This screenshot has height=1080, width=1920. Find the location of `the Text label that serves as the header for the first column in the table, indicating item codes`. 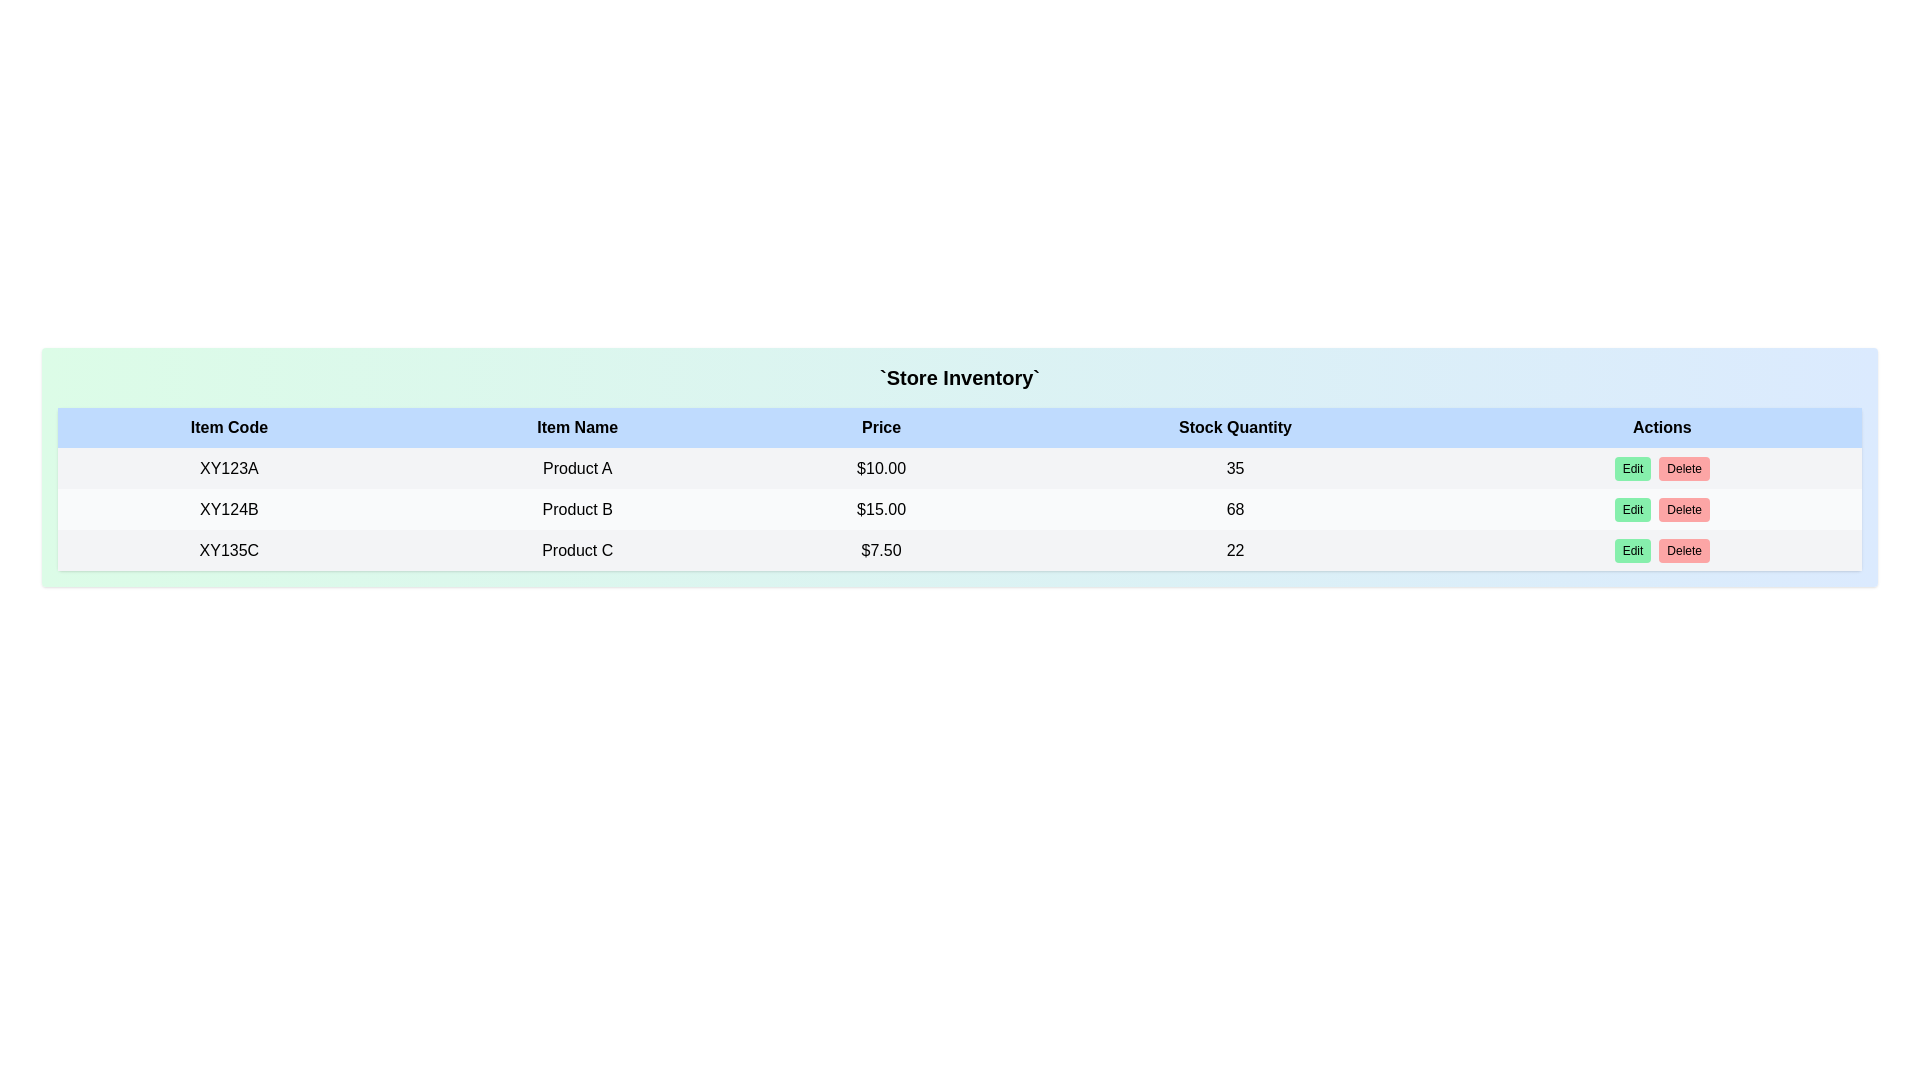

the Text label that serves as the header for the first column in the table, indicating item codes is located at coordinates (229, 427).